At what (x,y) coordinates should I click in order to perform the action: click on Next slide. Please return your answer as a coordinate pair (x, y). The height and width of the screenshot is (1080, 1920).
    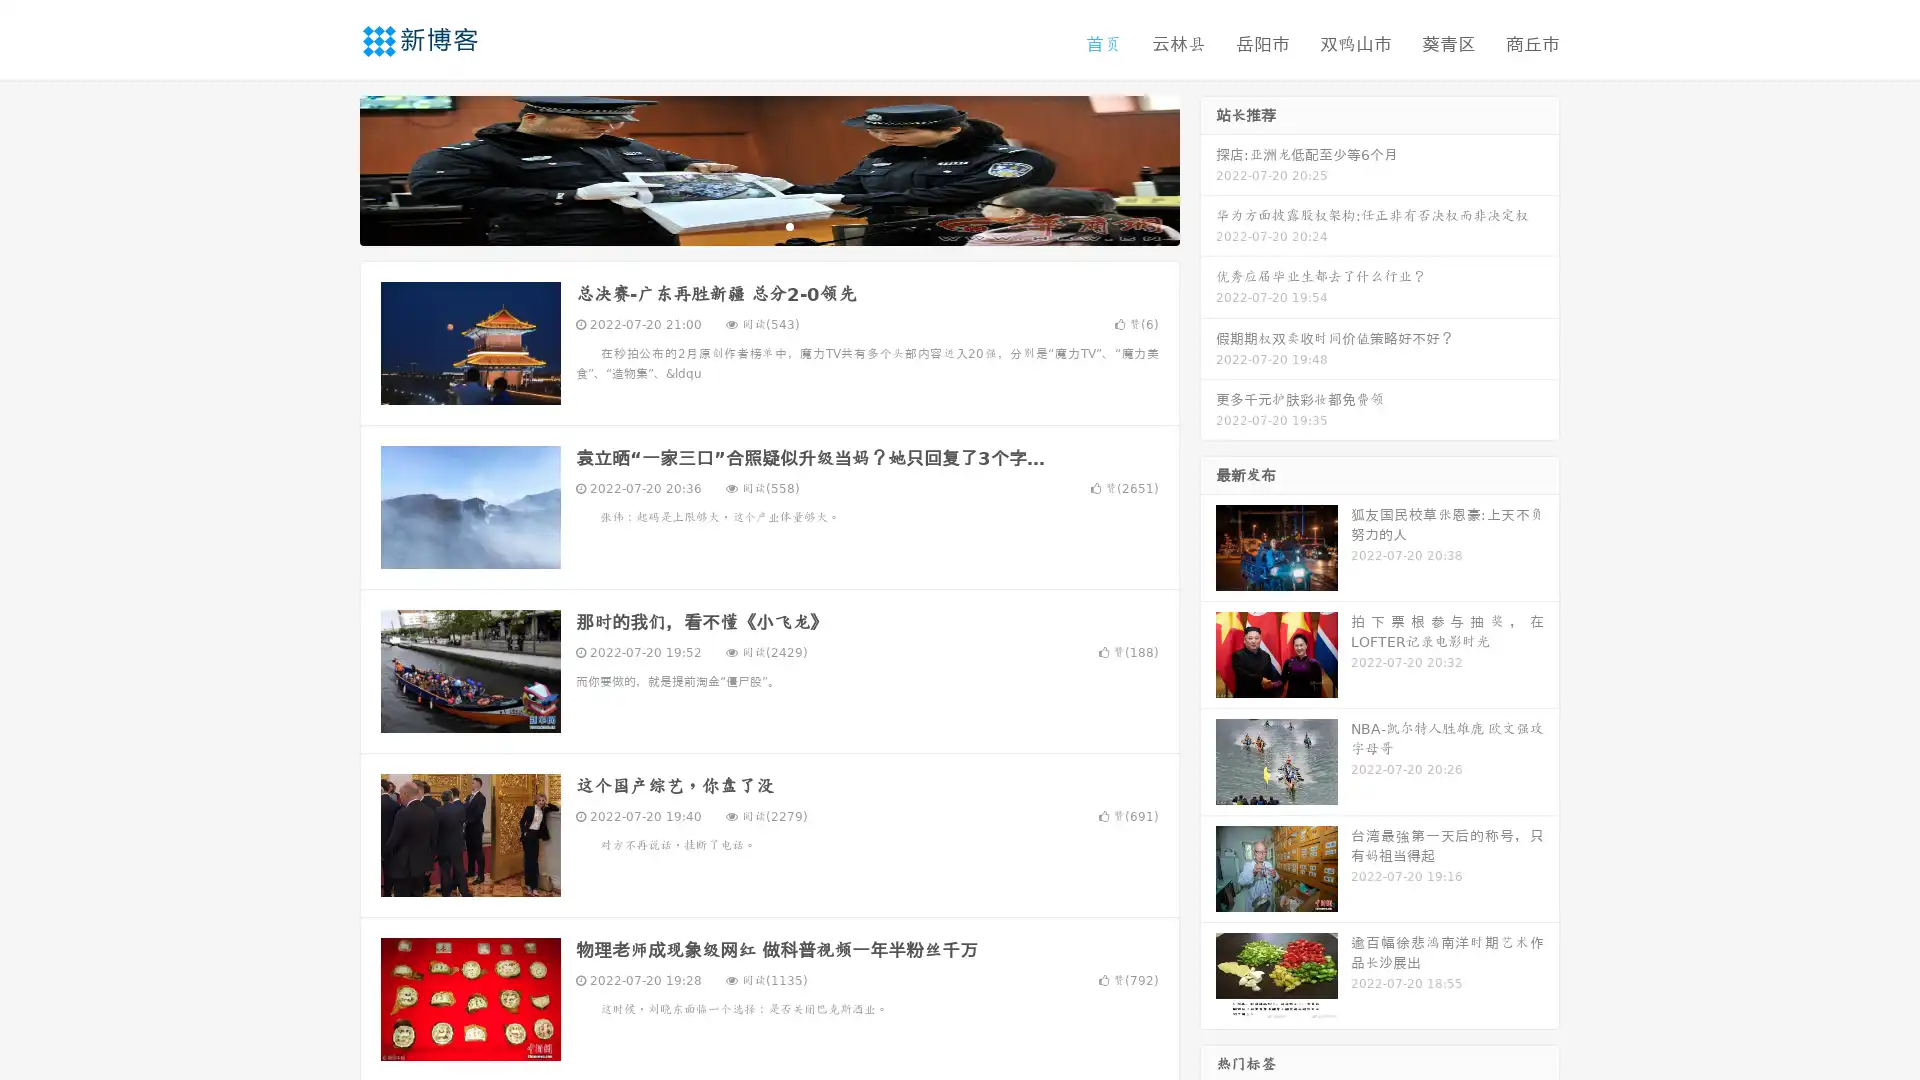
    Looking at the image, I should click on (1208, 168).